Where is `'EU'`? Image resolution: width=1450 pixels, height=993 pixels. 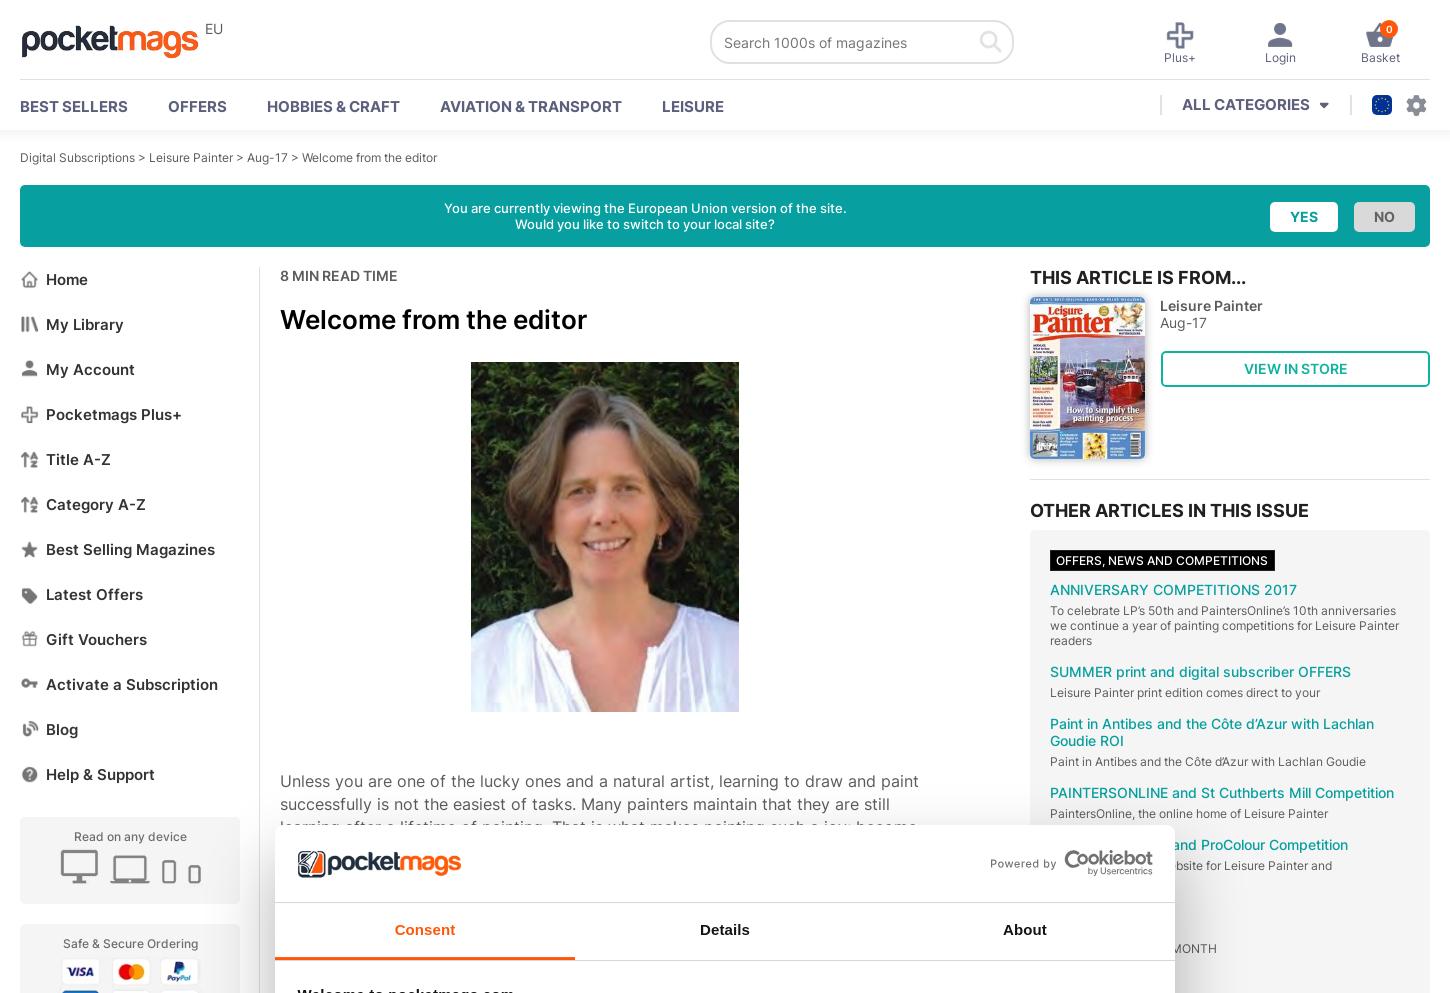
'EU' is located at coordinates (213, 27).